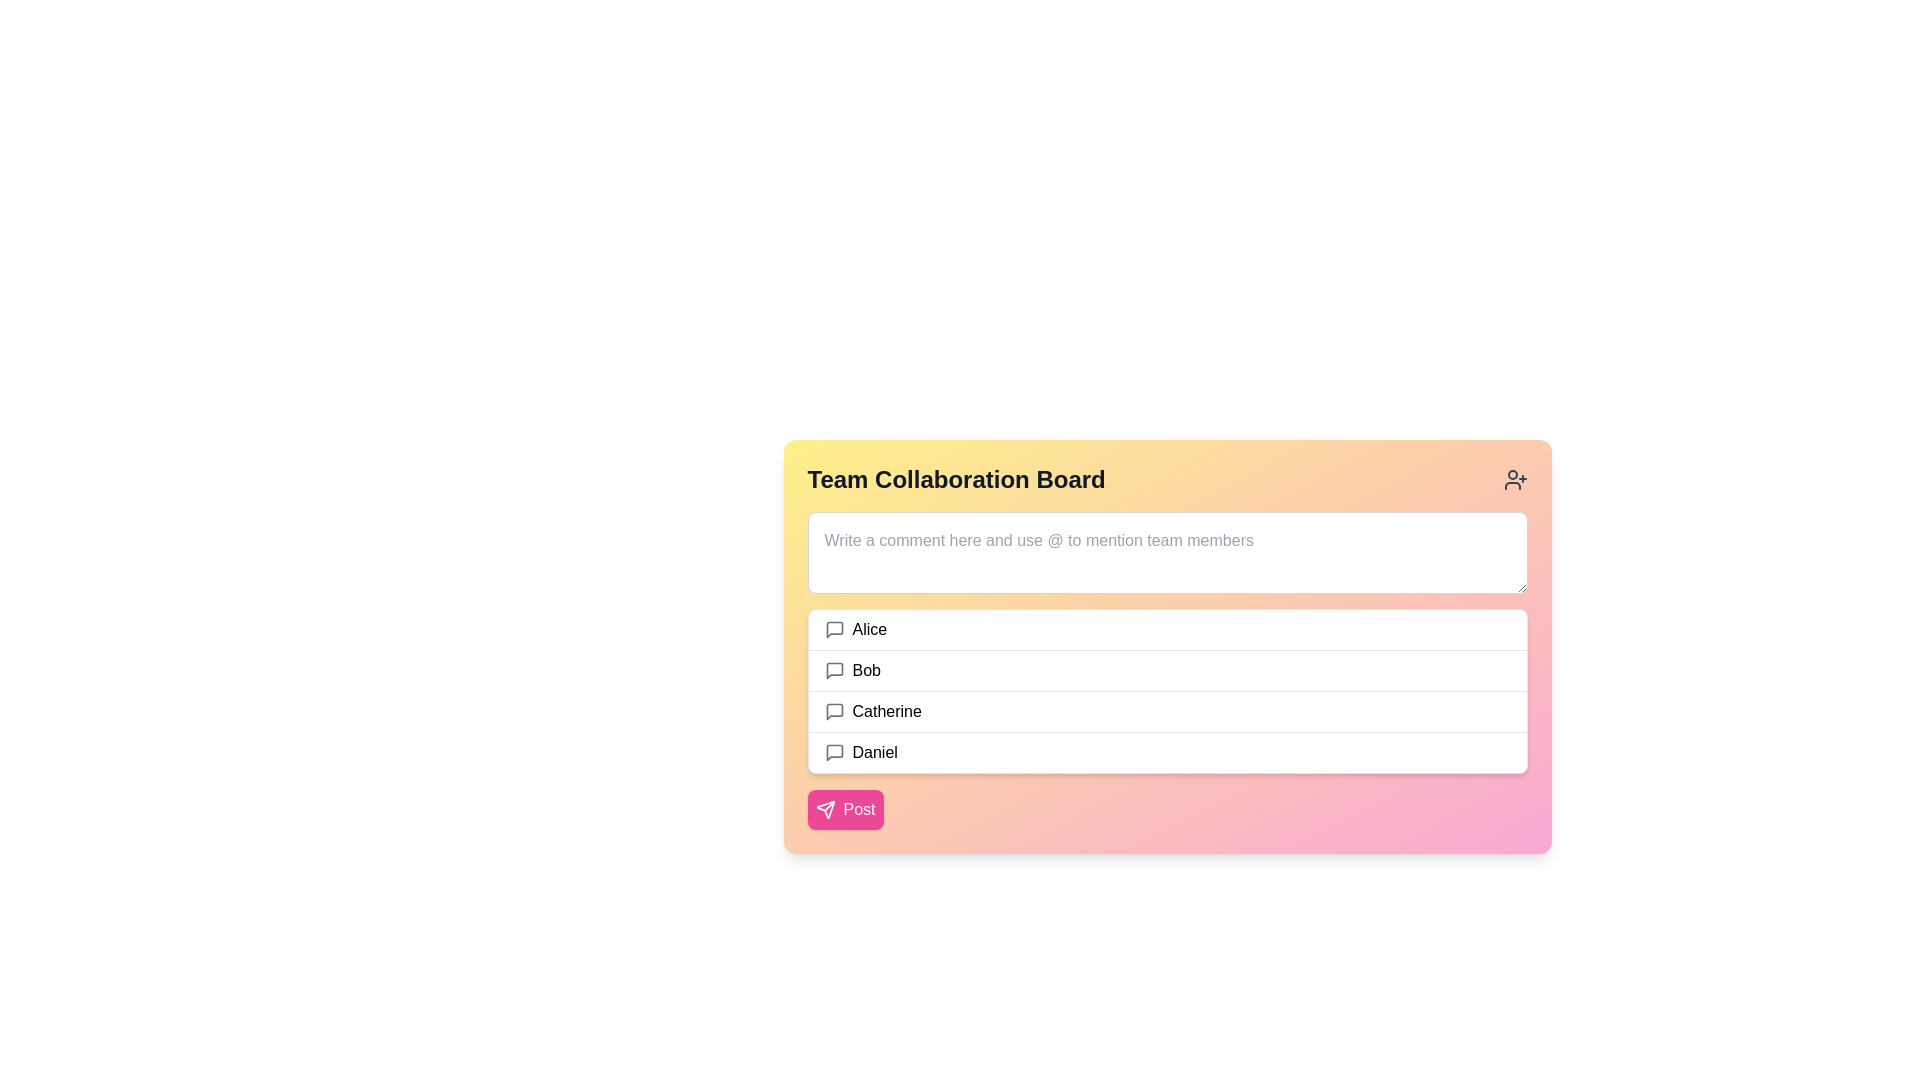  I want to click on the comment icon next to the name 'Bob' in the 'Team Collaboration Board' section, so click(834, 671).